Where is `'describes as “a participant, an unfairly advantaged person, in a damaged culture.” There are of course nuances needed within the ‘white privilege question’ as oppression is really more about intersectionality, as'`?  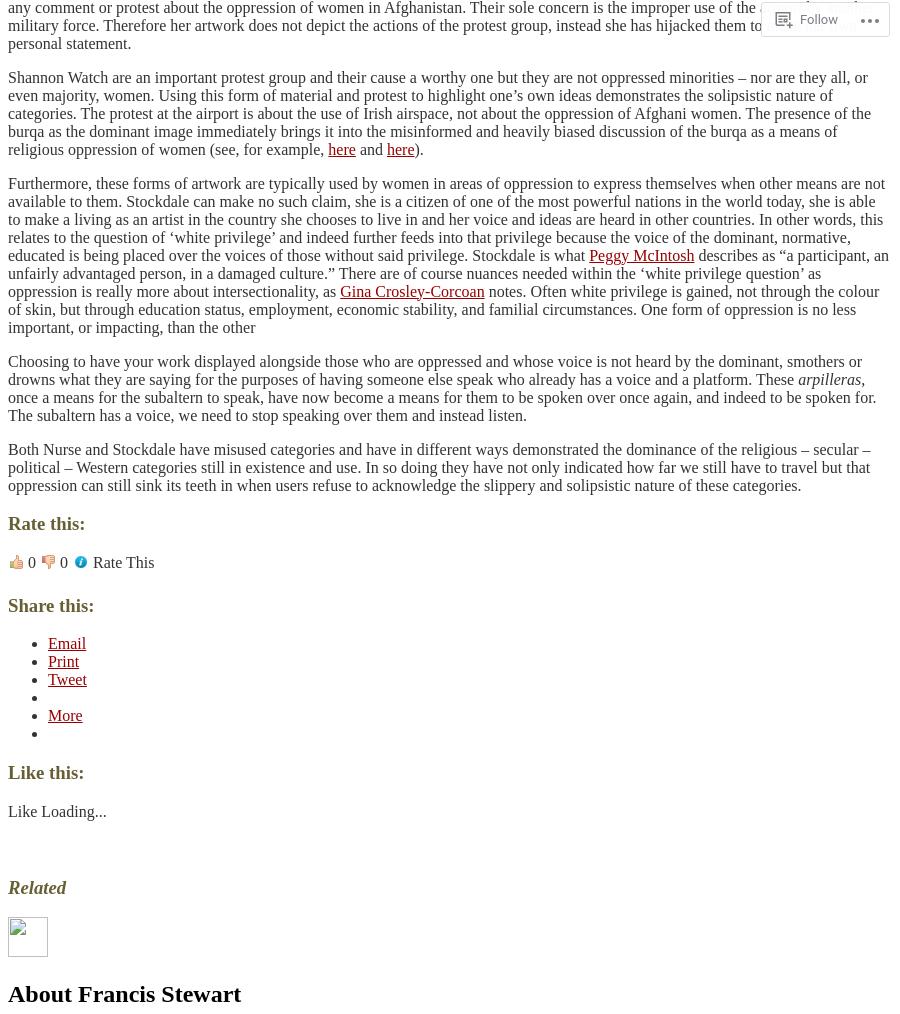
'describes as “a participant, an unfairly advantaged person, in a damaged culture.” There are of course nuances needed within the ‘white privilege question’ as oppression is really more about intersectionality, as' is located at coordinates (448, 272).